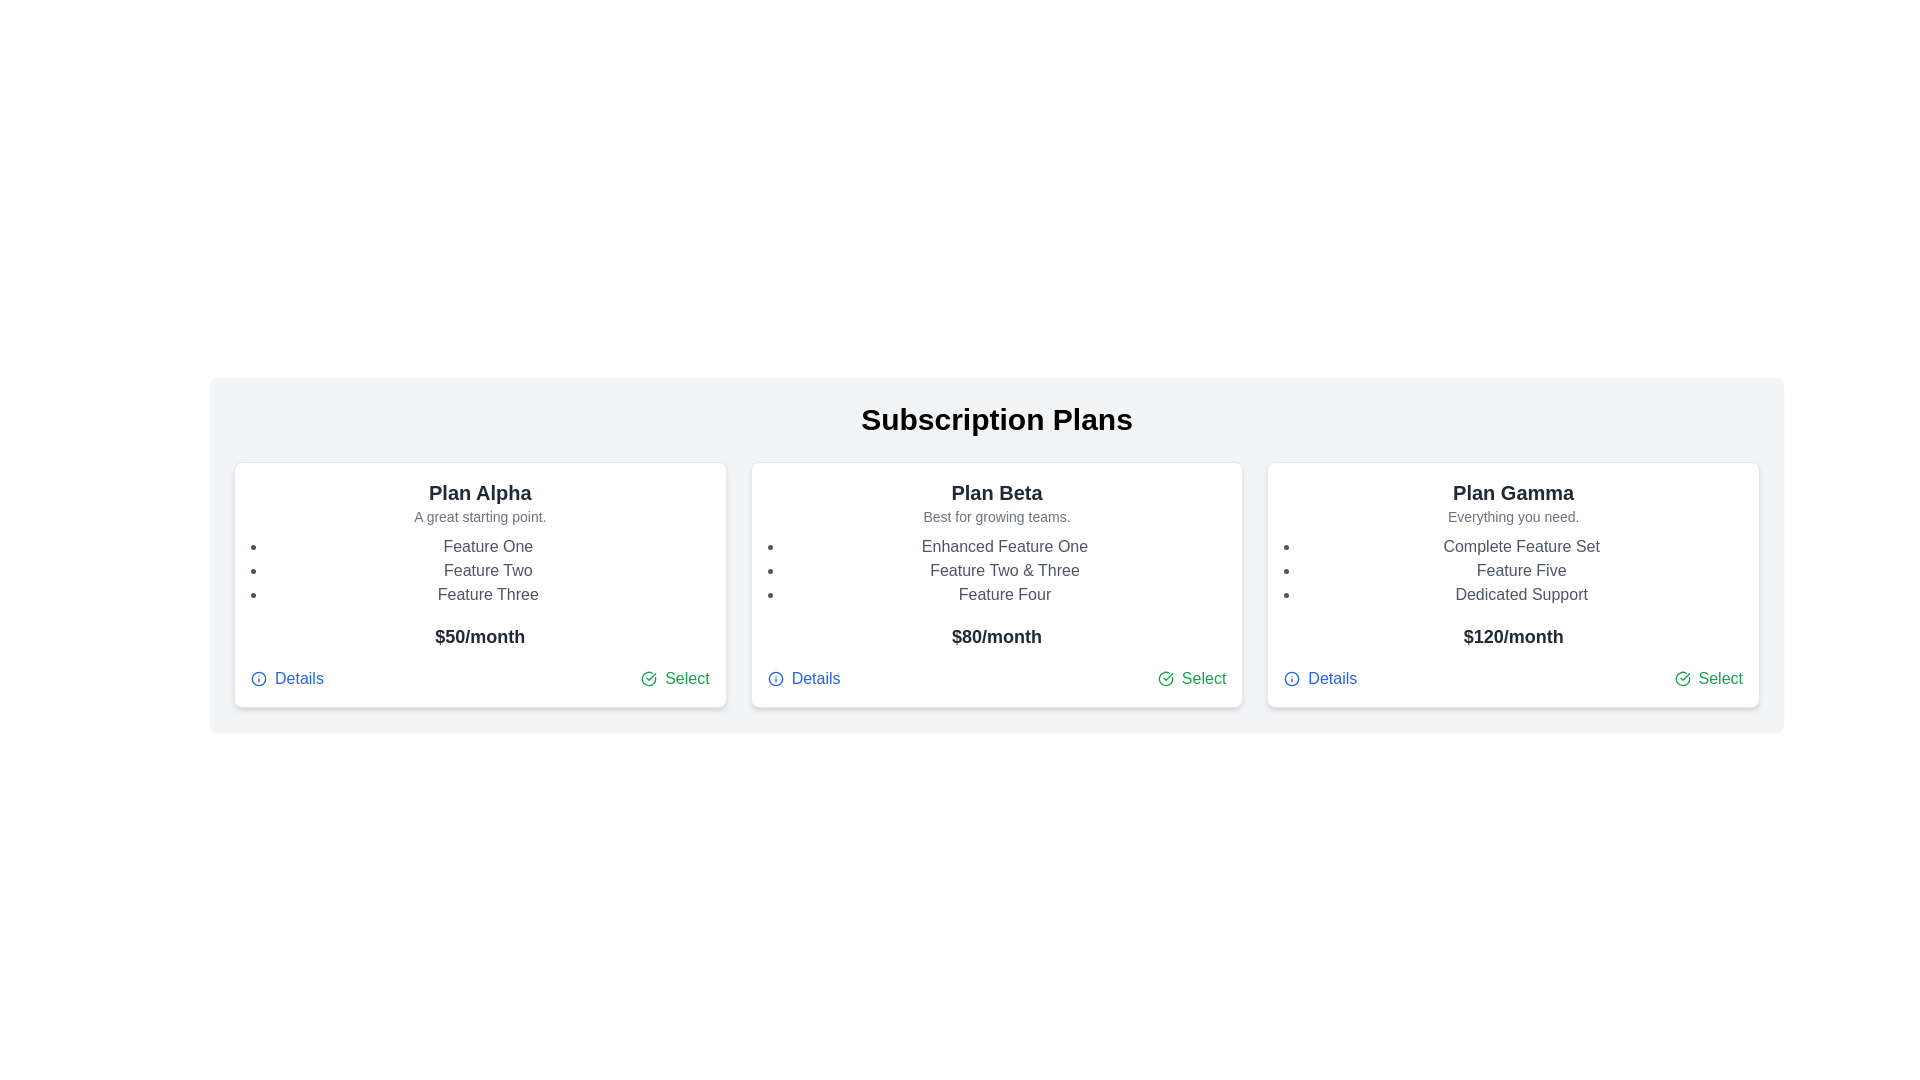 The width and height of the screenshot is (1920, 1080). I want to click on the 'Select' button, which is a text label with a green check mark icon, positioned in the lower-right section of the 'Plan Alpha' subscription card, so click(675, 677).